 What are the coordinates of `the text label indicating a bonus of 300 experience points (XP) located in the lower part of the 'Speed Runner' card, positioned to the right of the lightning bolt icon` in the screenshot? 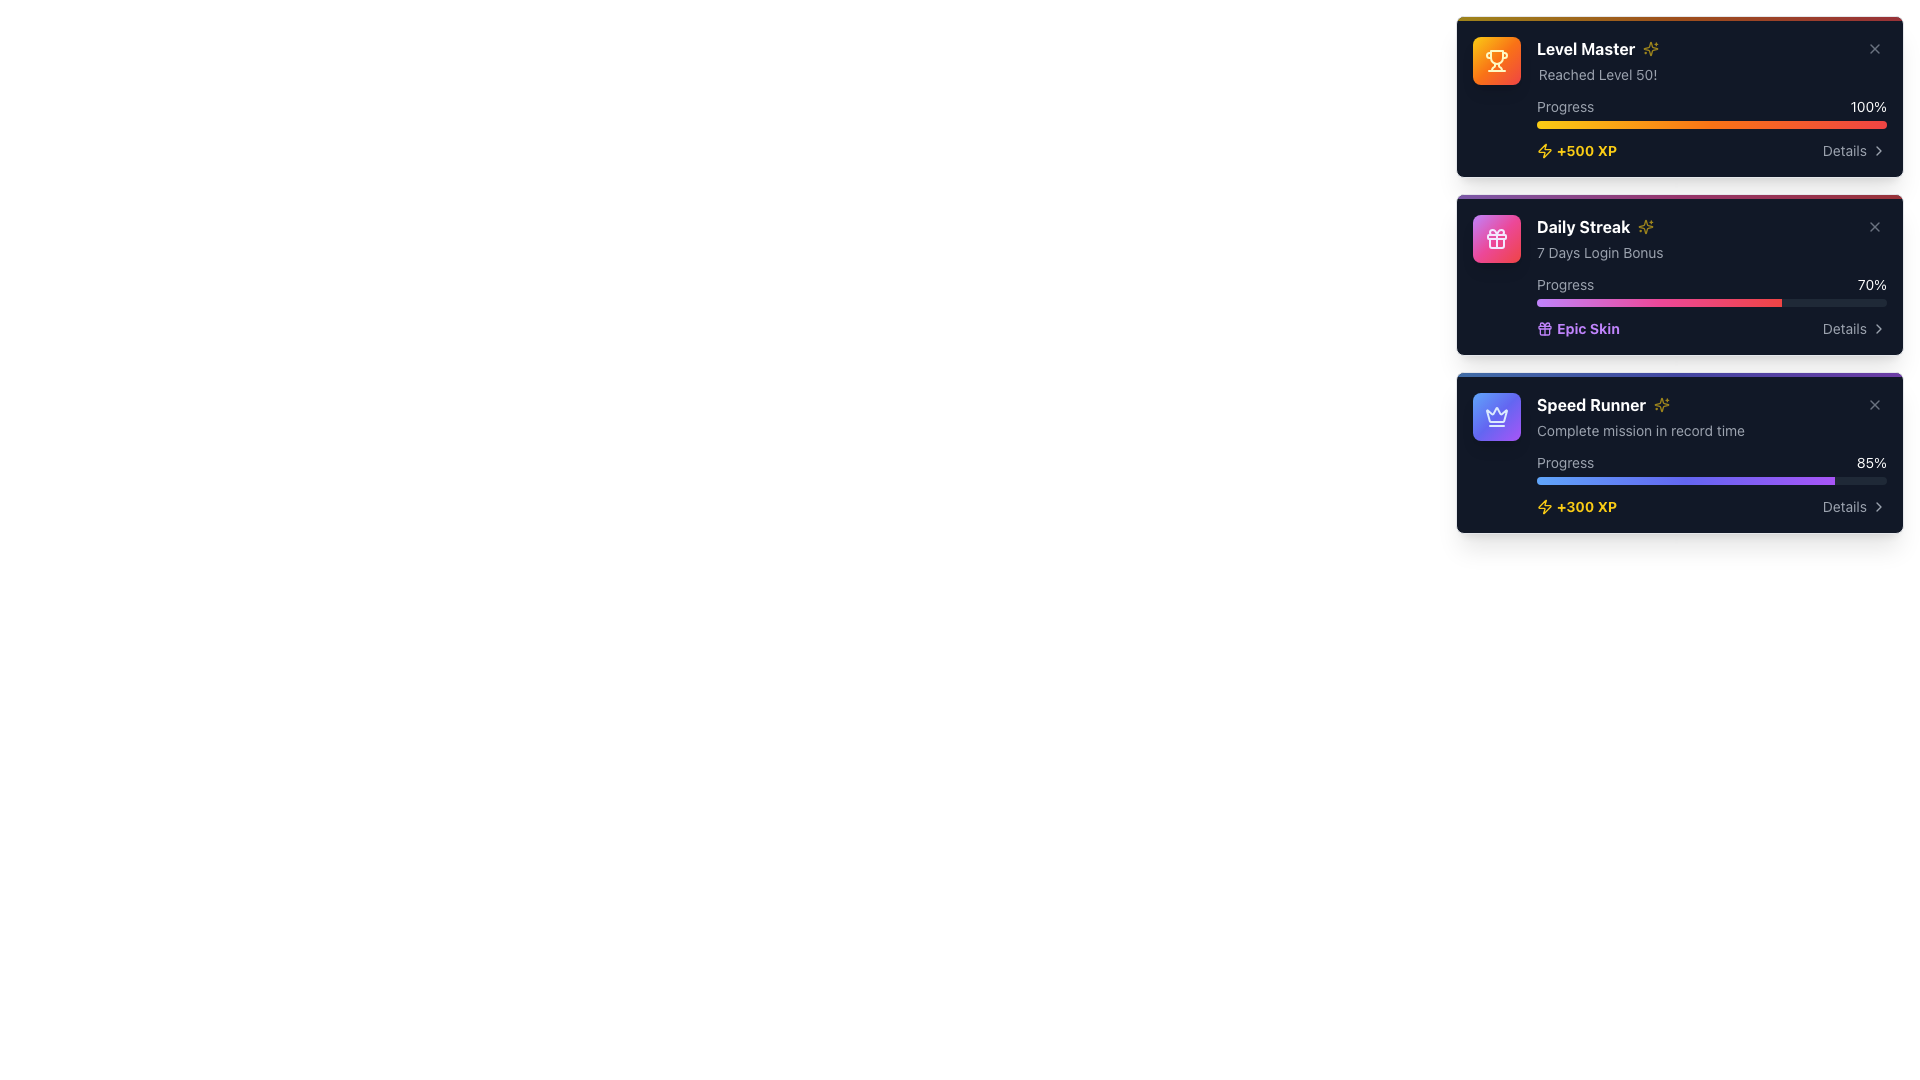 It's located at (1586, 505).